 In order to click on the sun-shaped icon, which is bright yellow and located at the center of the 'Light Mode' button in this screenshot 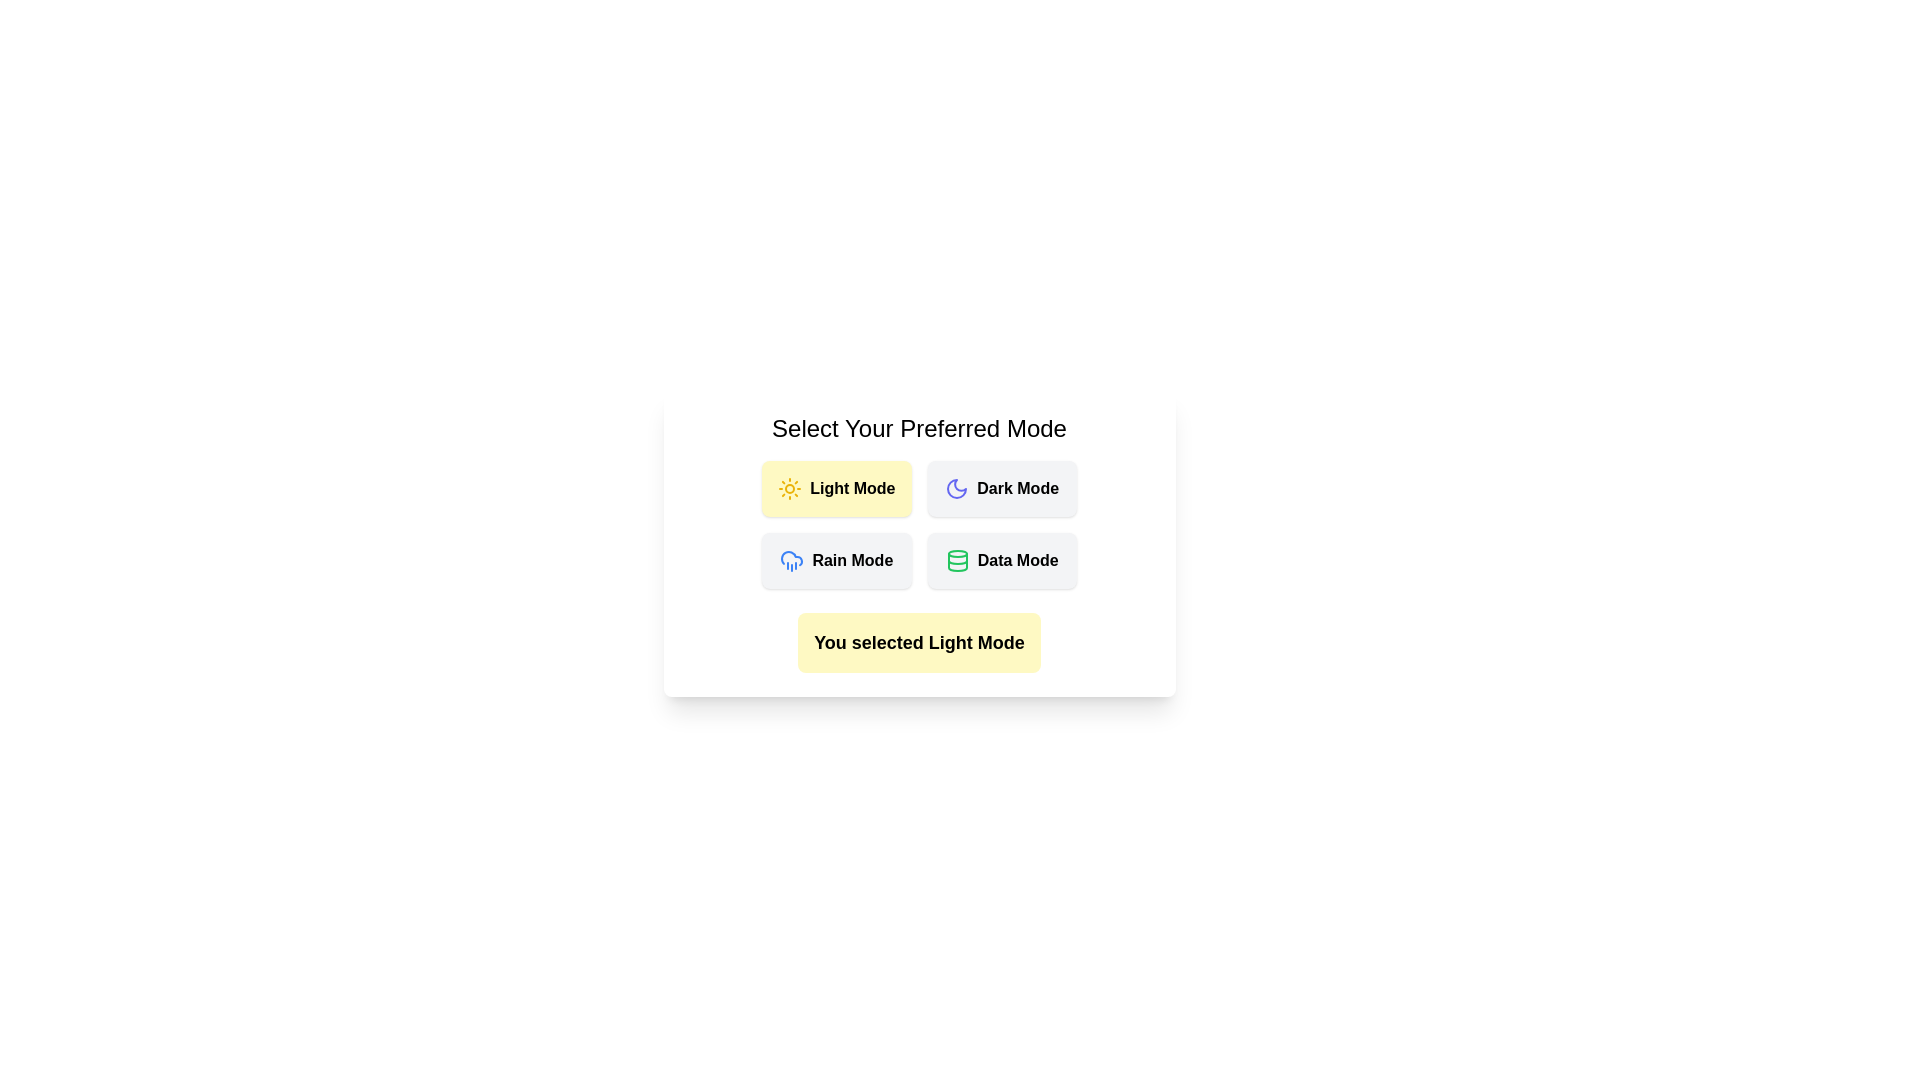, I will do `click(789, 489)`.